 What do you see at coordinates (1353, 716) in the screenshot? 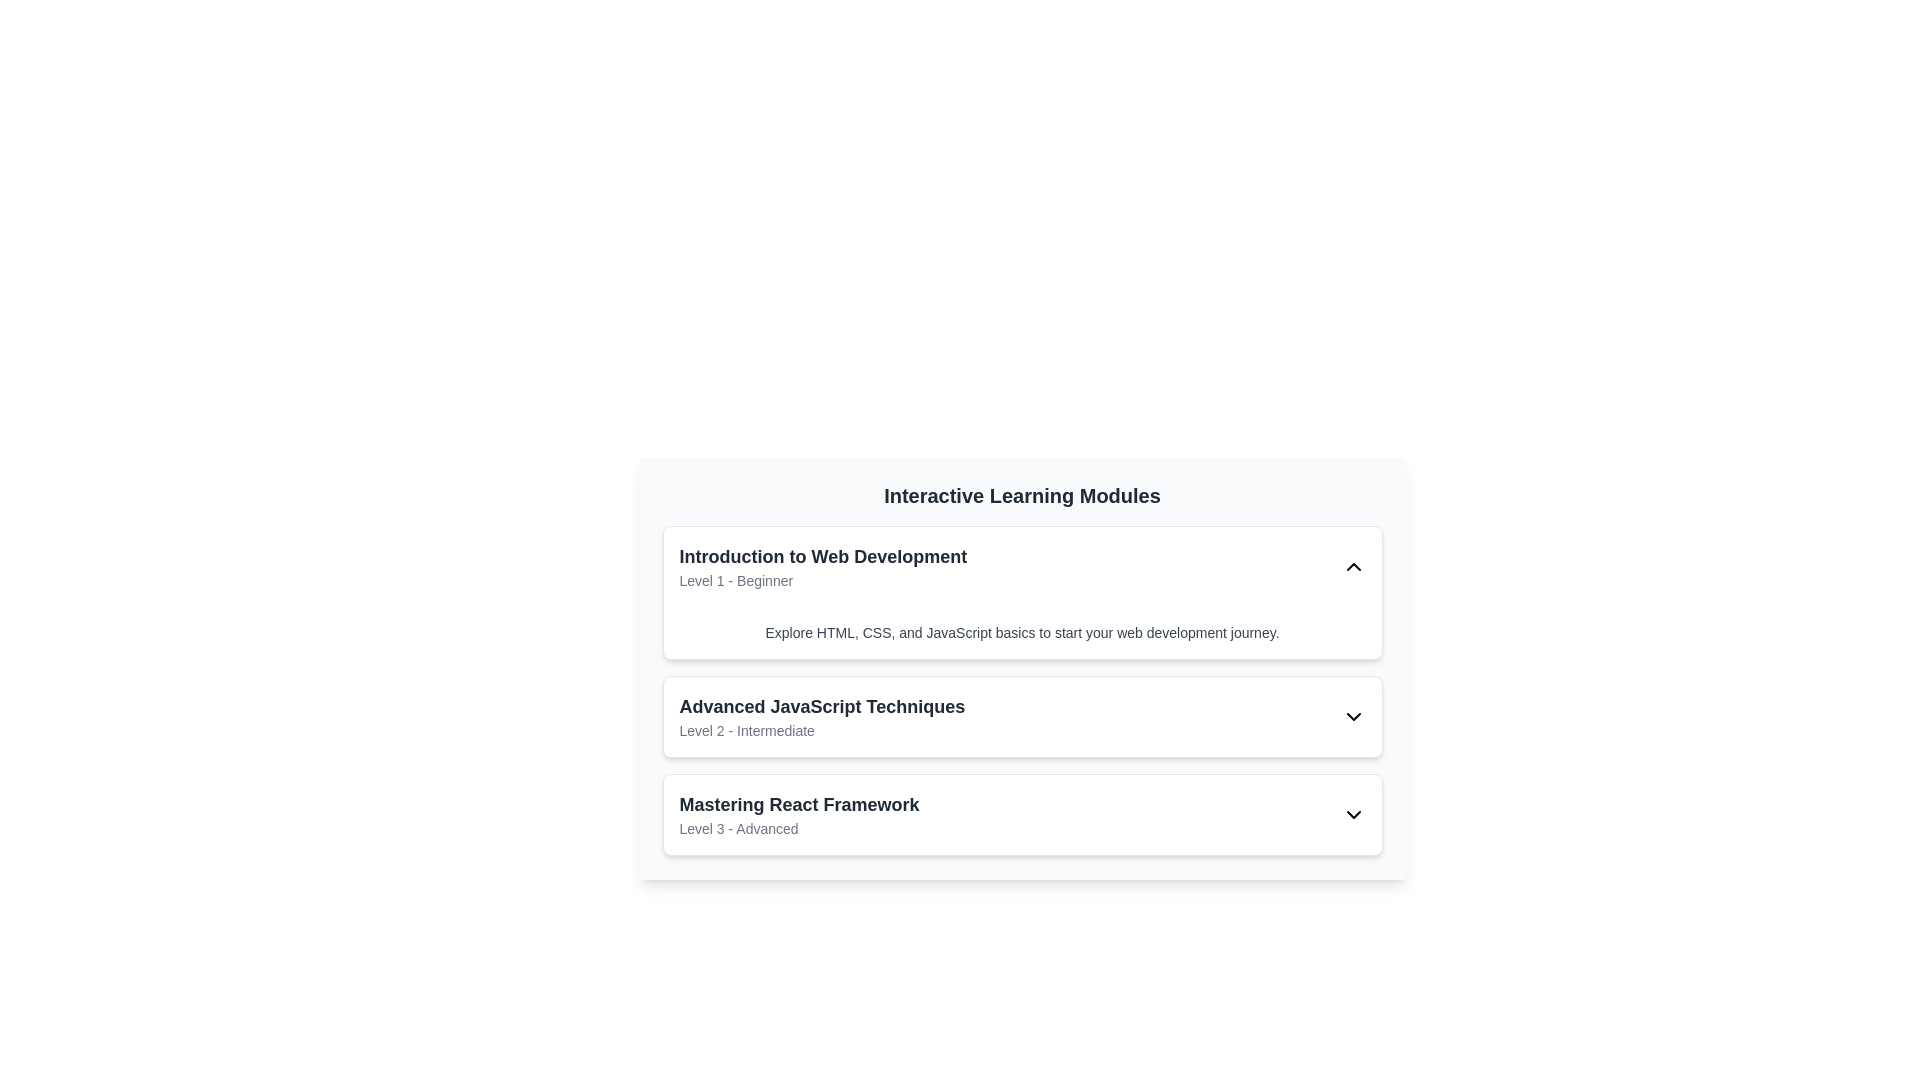
I see `the chevron-shaped dropdown toggle icon in black, located at the far right of the 'Advanced JavaScript Techniques' card` at bounding box center [1353, 716].